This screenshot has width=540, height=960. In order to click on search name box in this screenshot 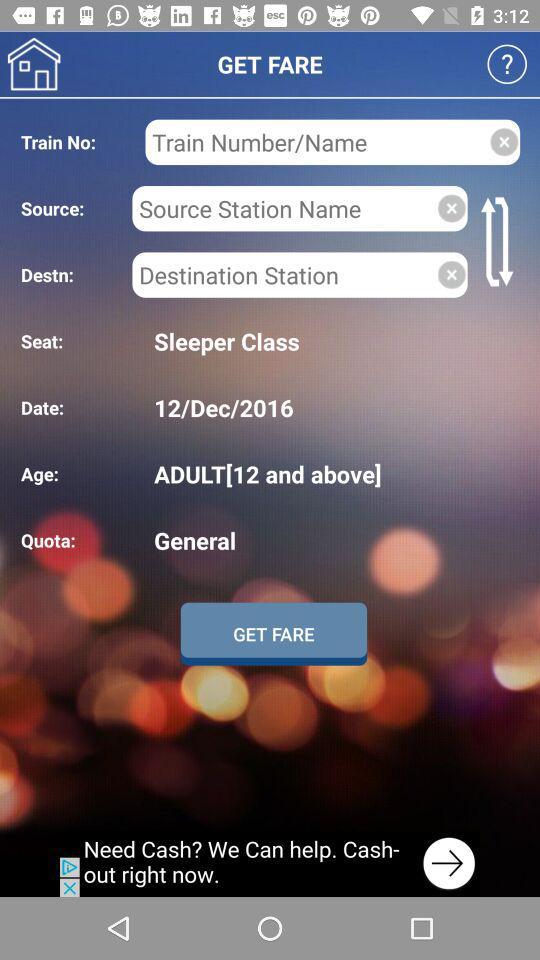, I will do `click(283, 208)`.